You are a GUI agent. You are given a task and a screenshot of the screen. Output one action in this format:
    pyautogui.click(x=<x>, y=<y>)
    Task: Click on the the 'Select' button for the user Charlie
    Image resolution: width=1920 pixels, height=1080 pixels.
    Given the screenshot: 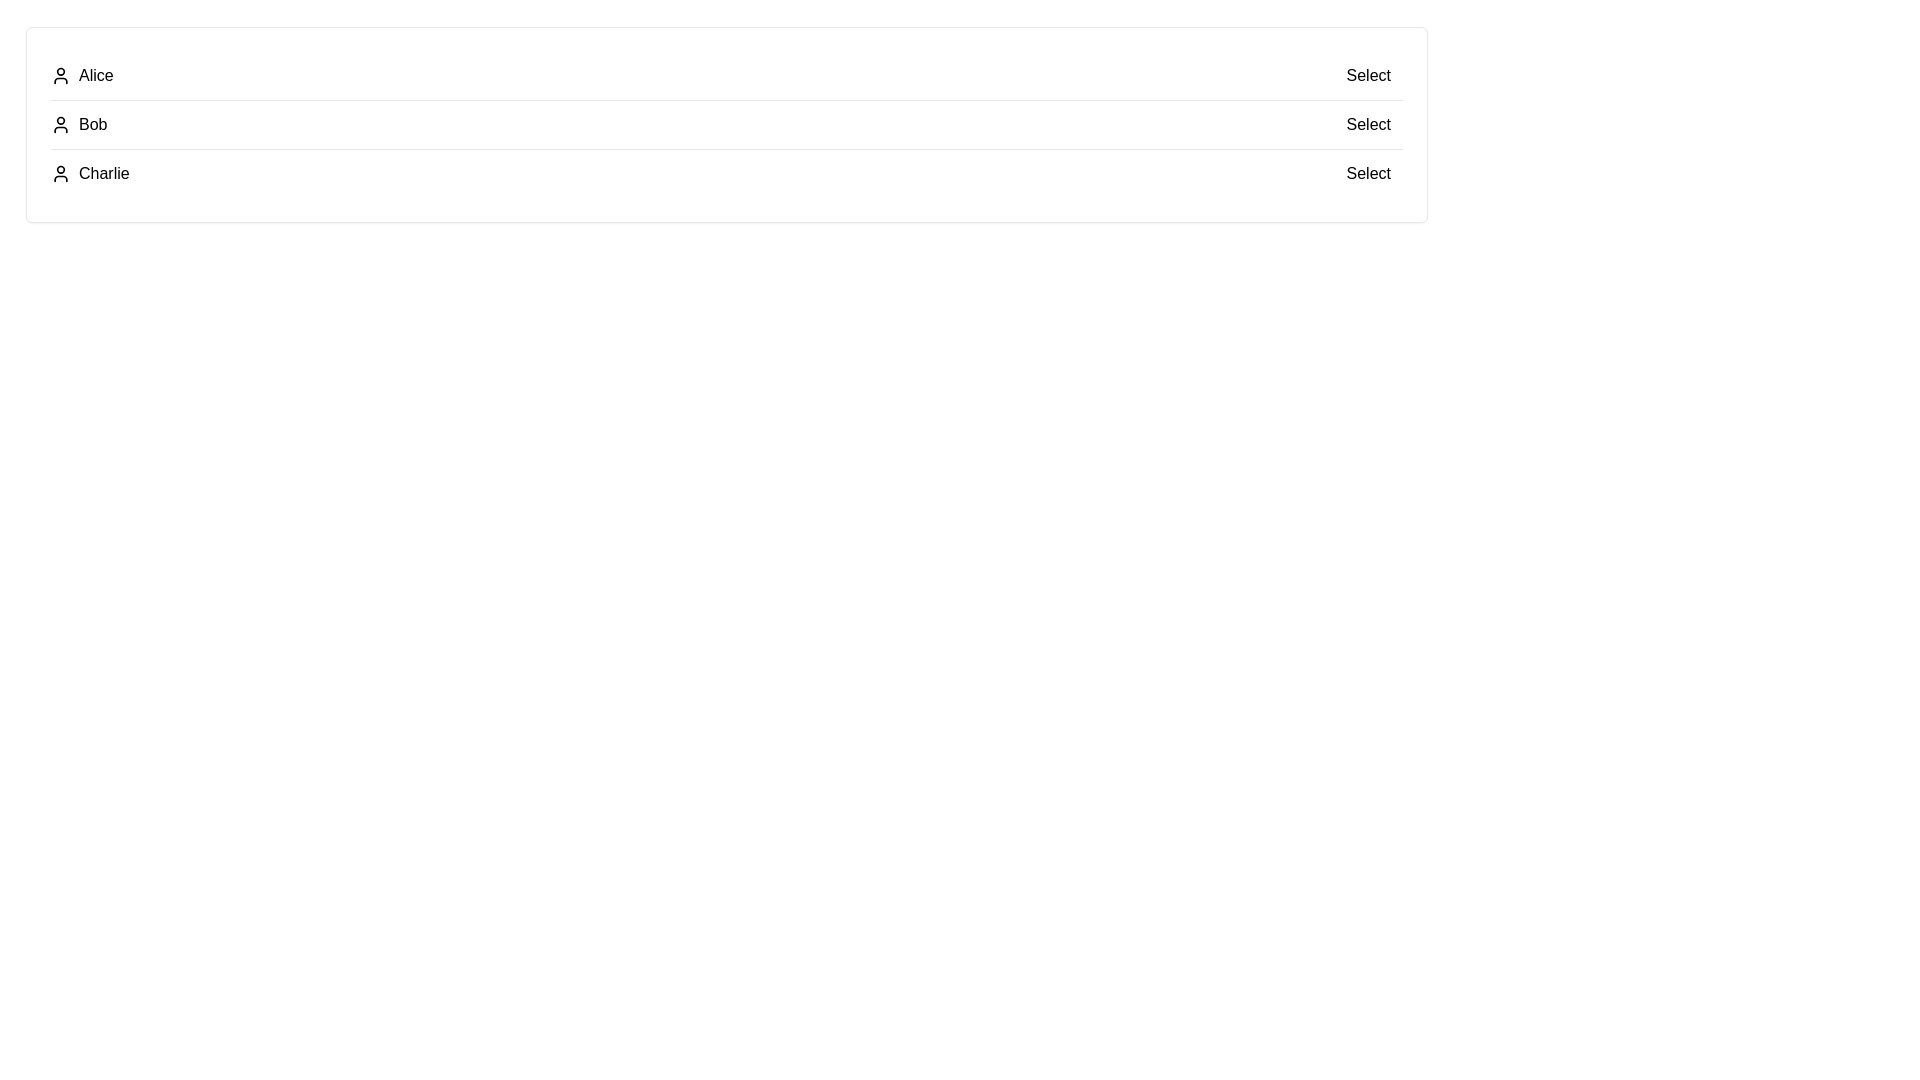 What is the action you would take?
    pyautogui.click(x=1367, y=172)
    